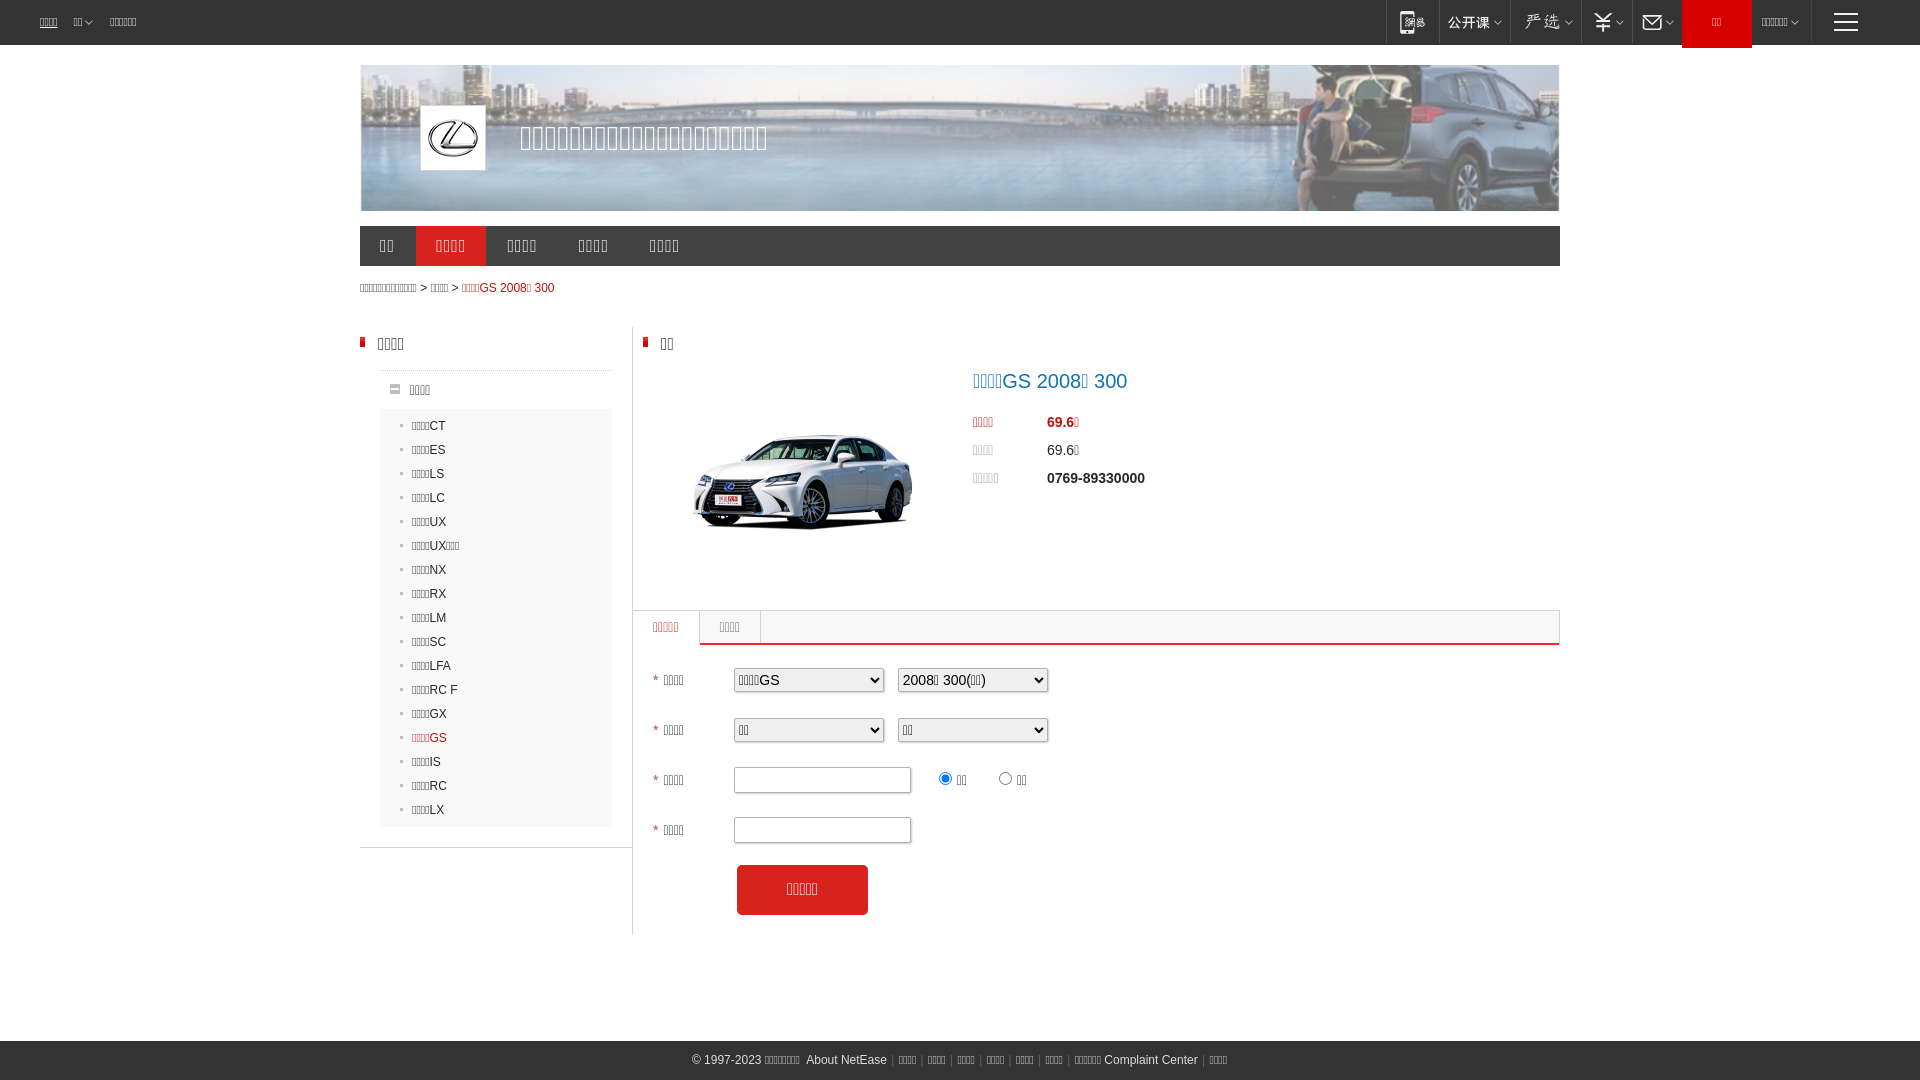 The image size is (1920, 1080). I want to click on 'About NetEase', so click(805, 1059).